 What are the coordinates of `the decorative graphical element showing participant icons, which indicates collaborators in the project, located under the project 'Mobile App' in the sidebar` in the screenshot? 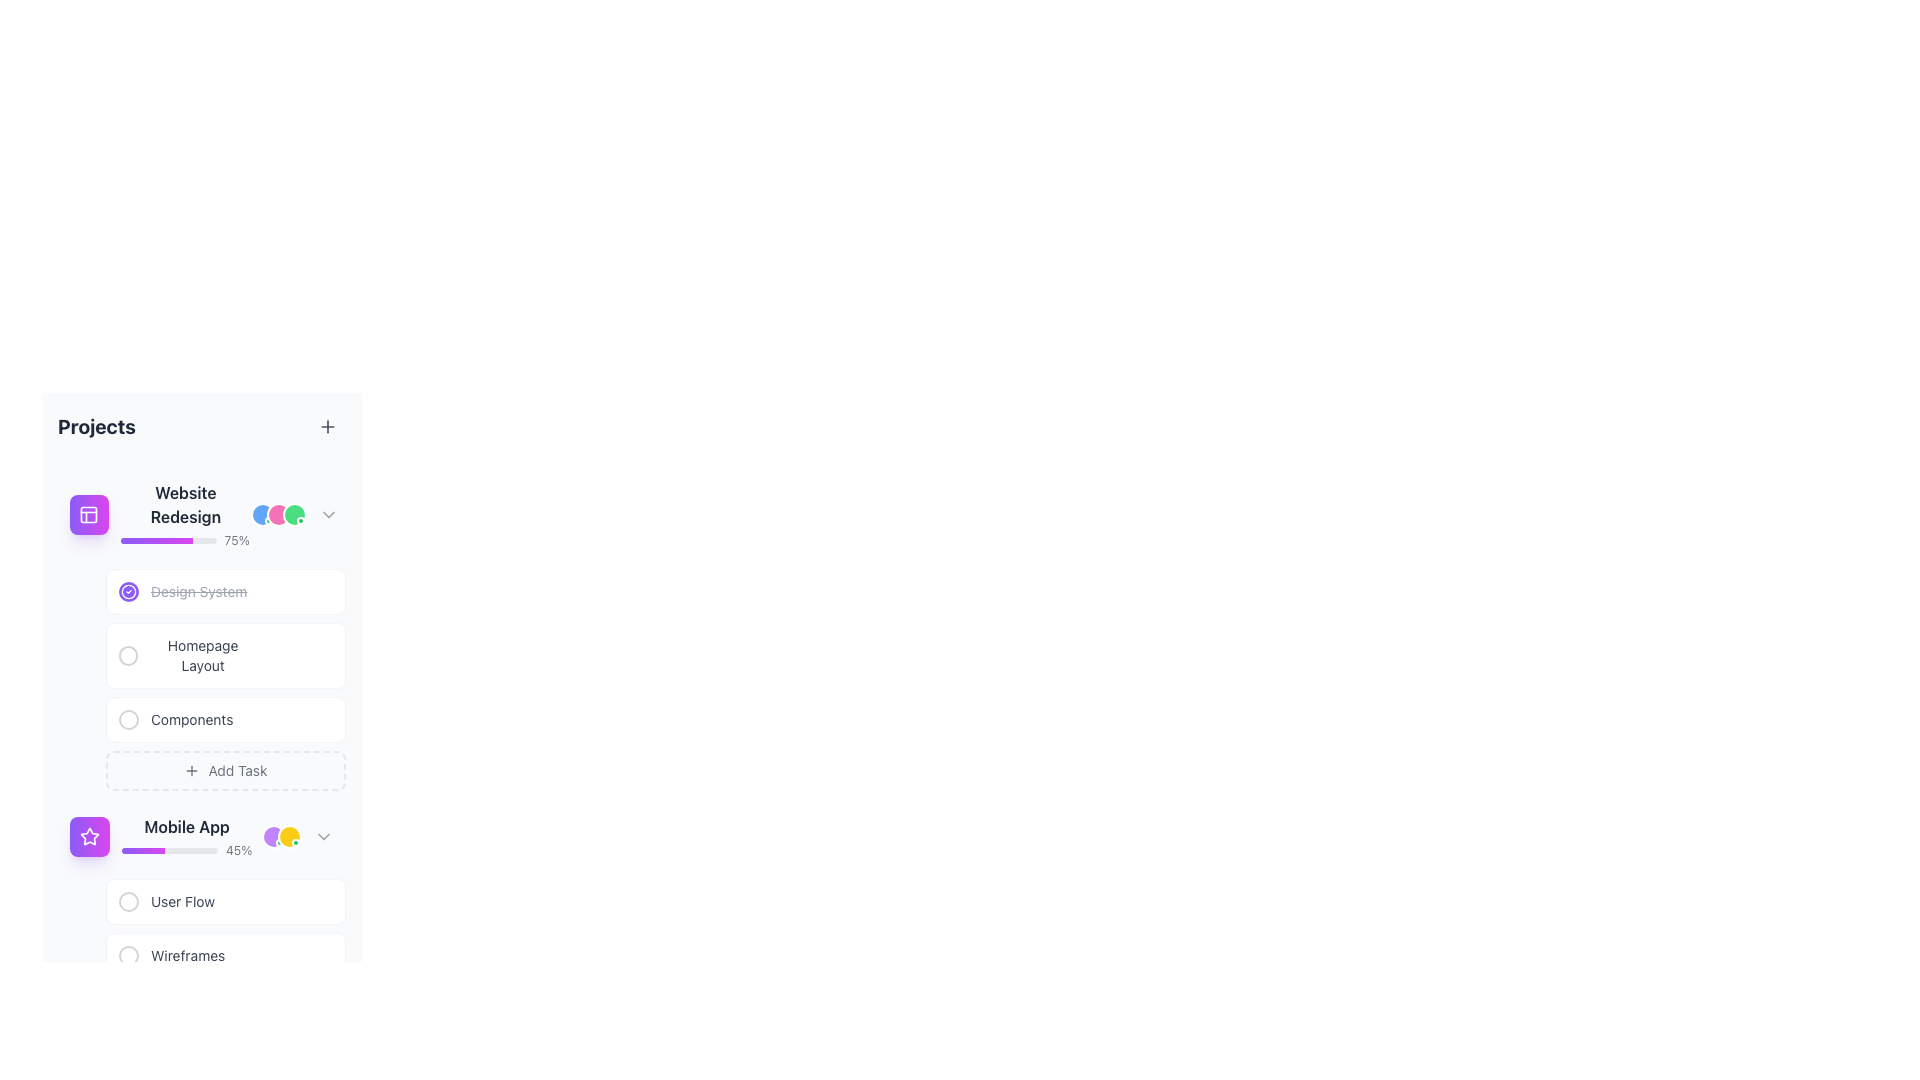 It's located at (281, 837).